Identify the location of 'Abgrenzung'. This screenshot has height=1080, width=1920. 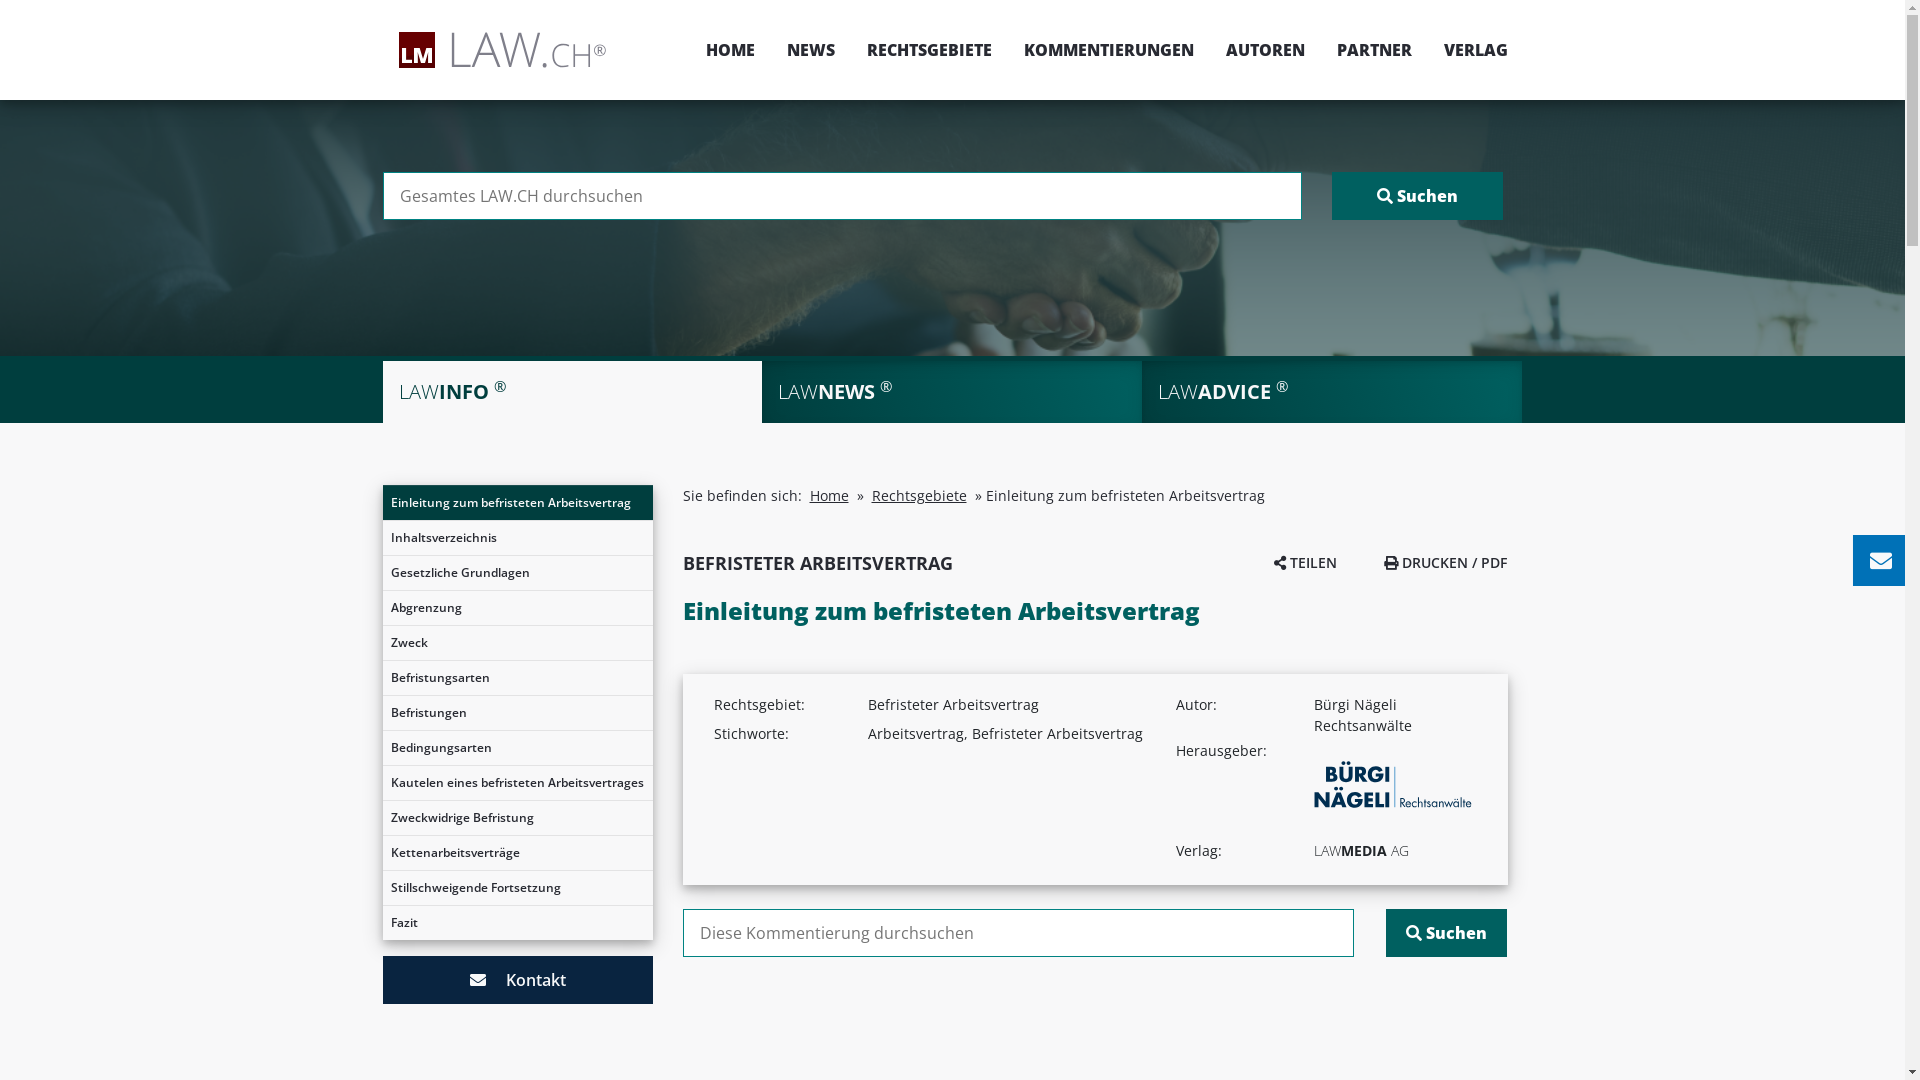
(382, 607).